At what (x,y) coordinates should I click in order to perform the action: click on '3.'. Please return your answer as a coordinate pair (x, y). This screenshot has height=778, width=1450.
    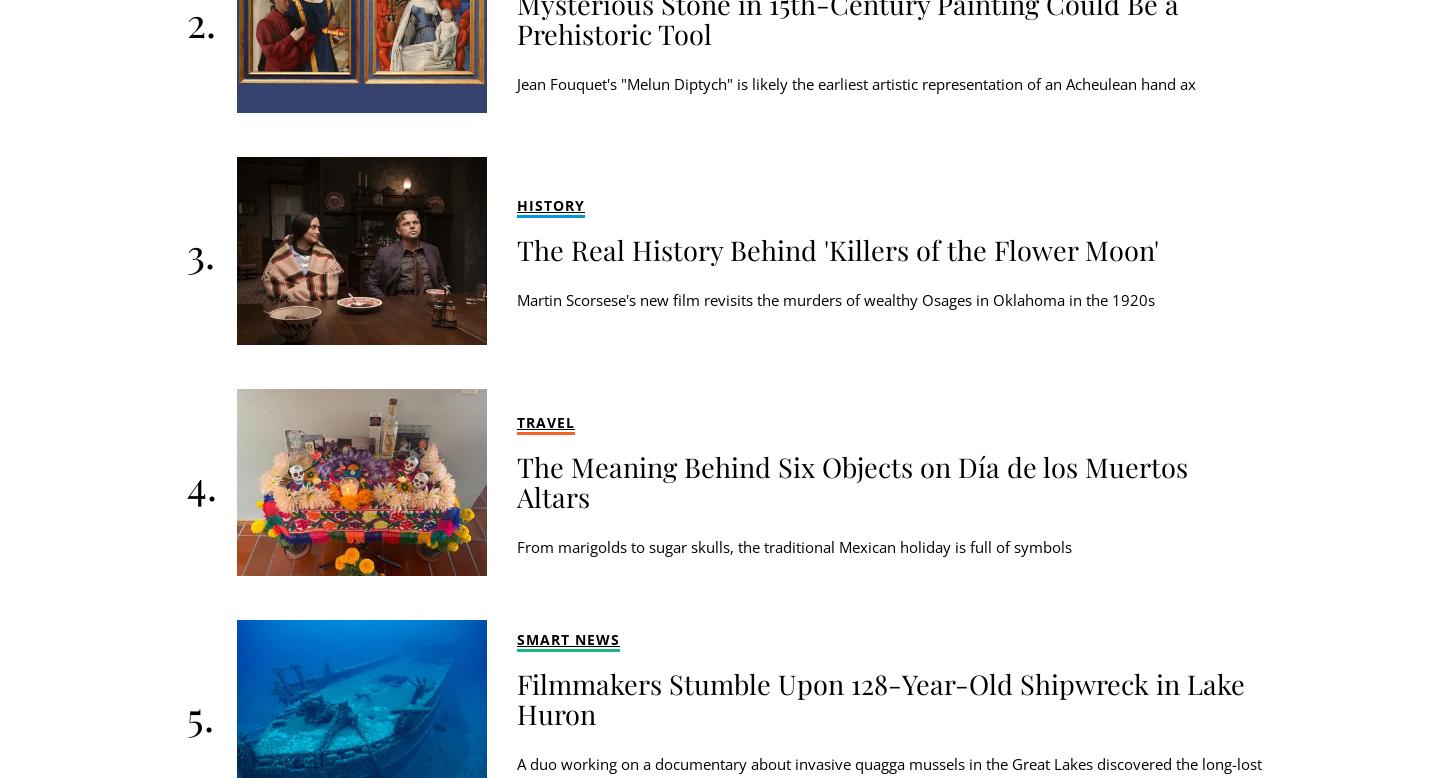
    Looking at the image, I should click on (199, 251).